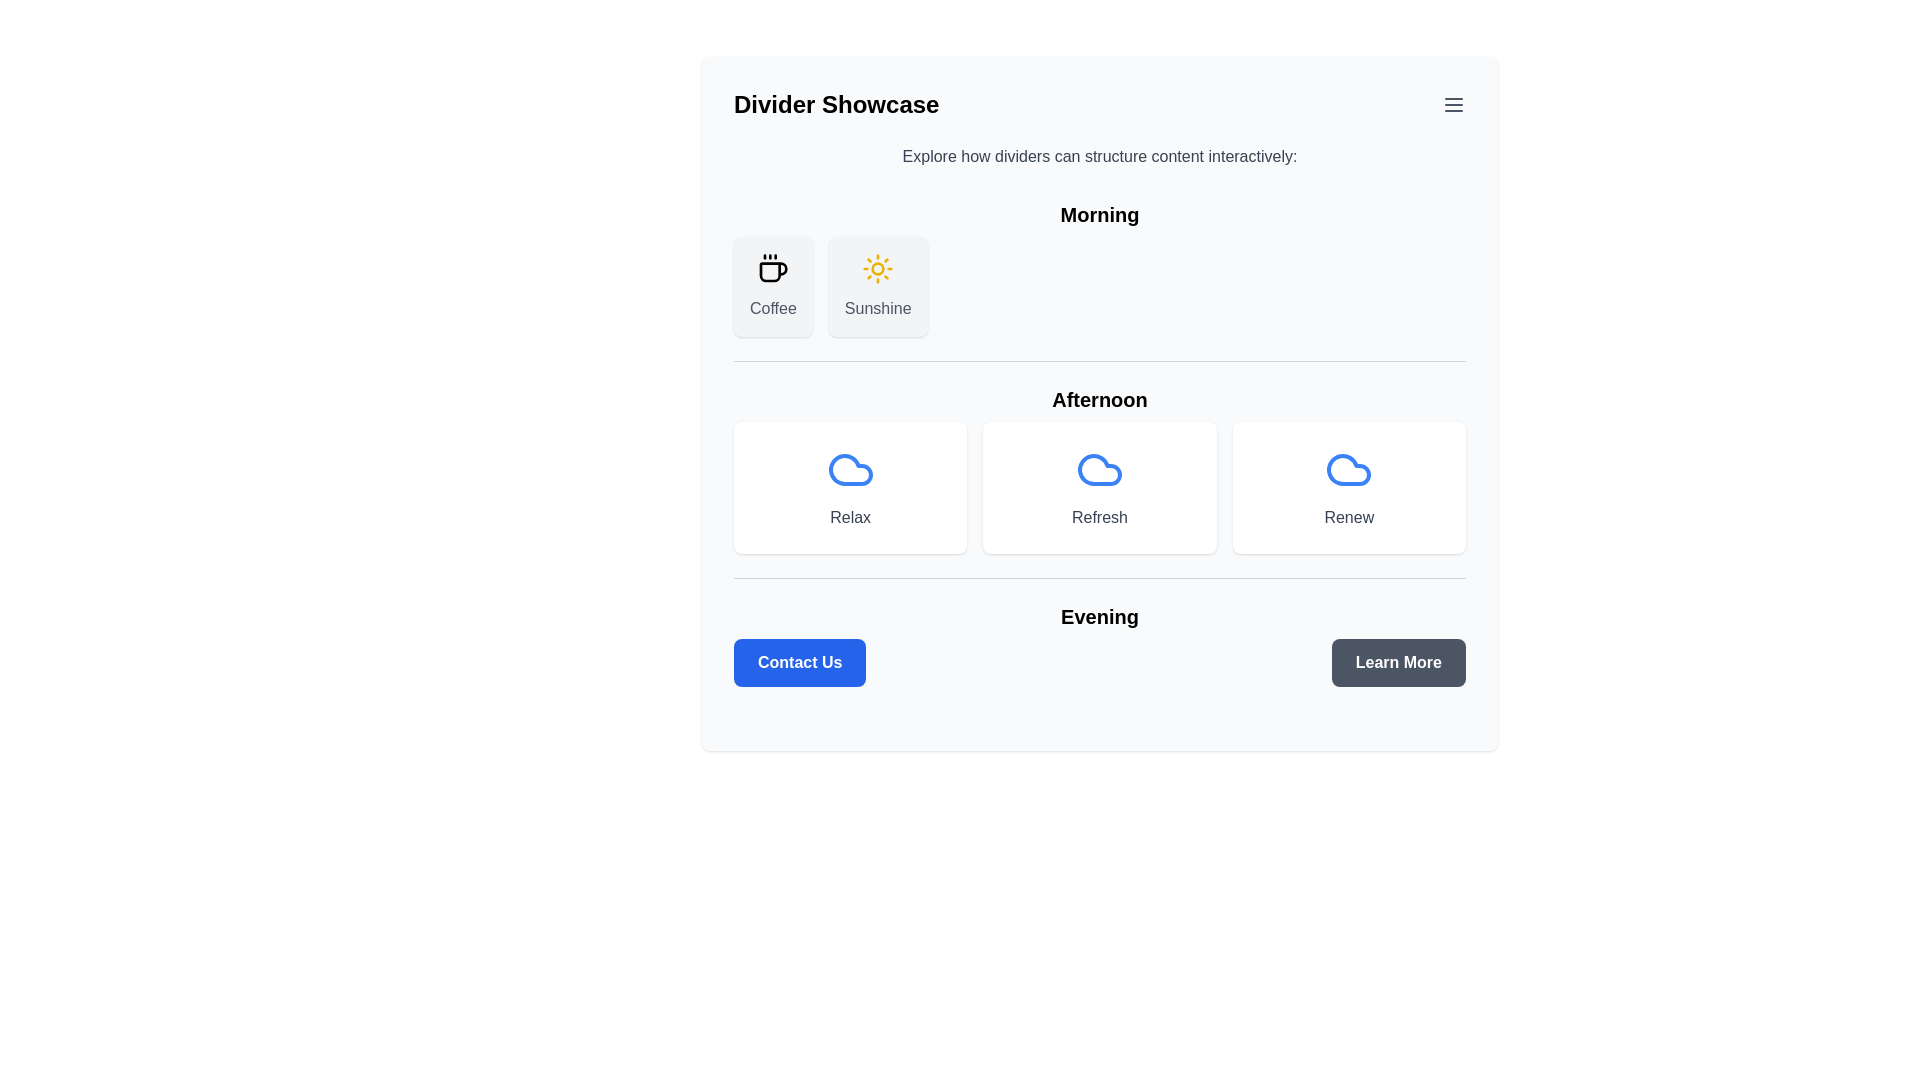 The width and height of the screenshot is (1920, 1080). Describe the element at coordinates (850, 470) in the screenshot. I see `the 'Relax' icon located in the 'Afternoon' section, which is the leftmost icon among 'Relax', 'Refresh', and 'Renew'` at that location.